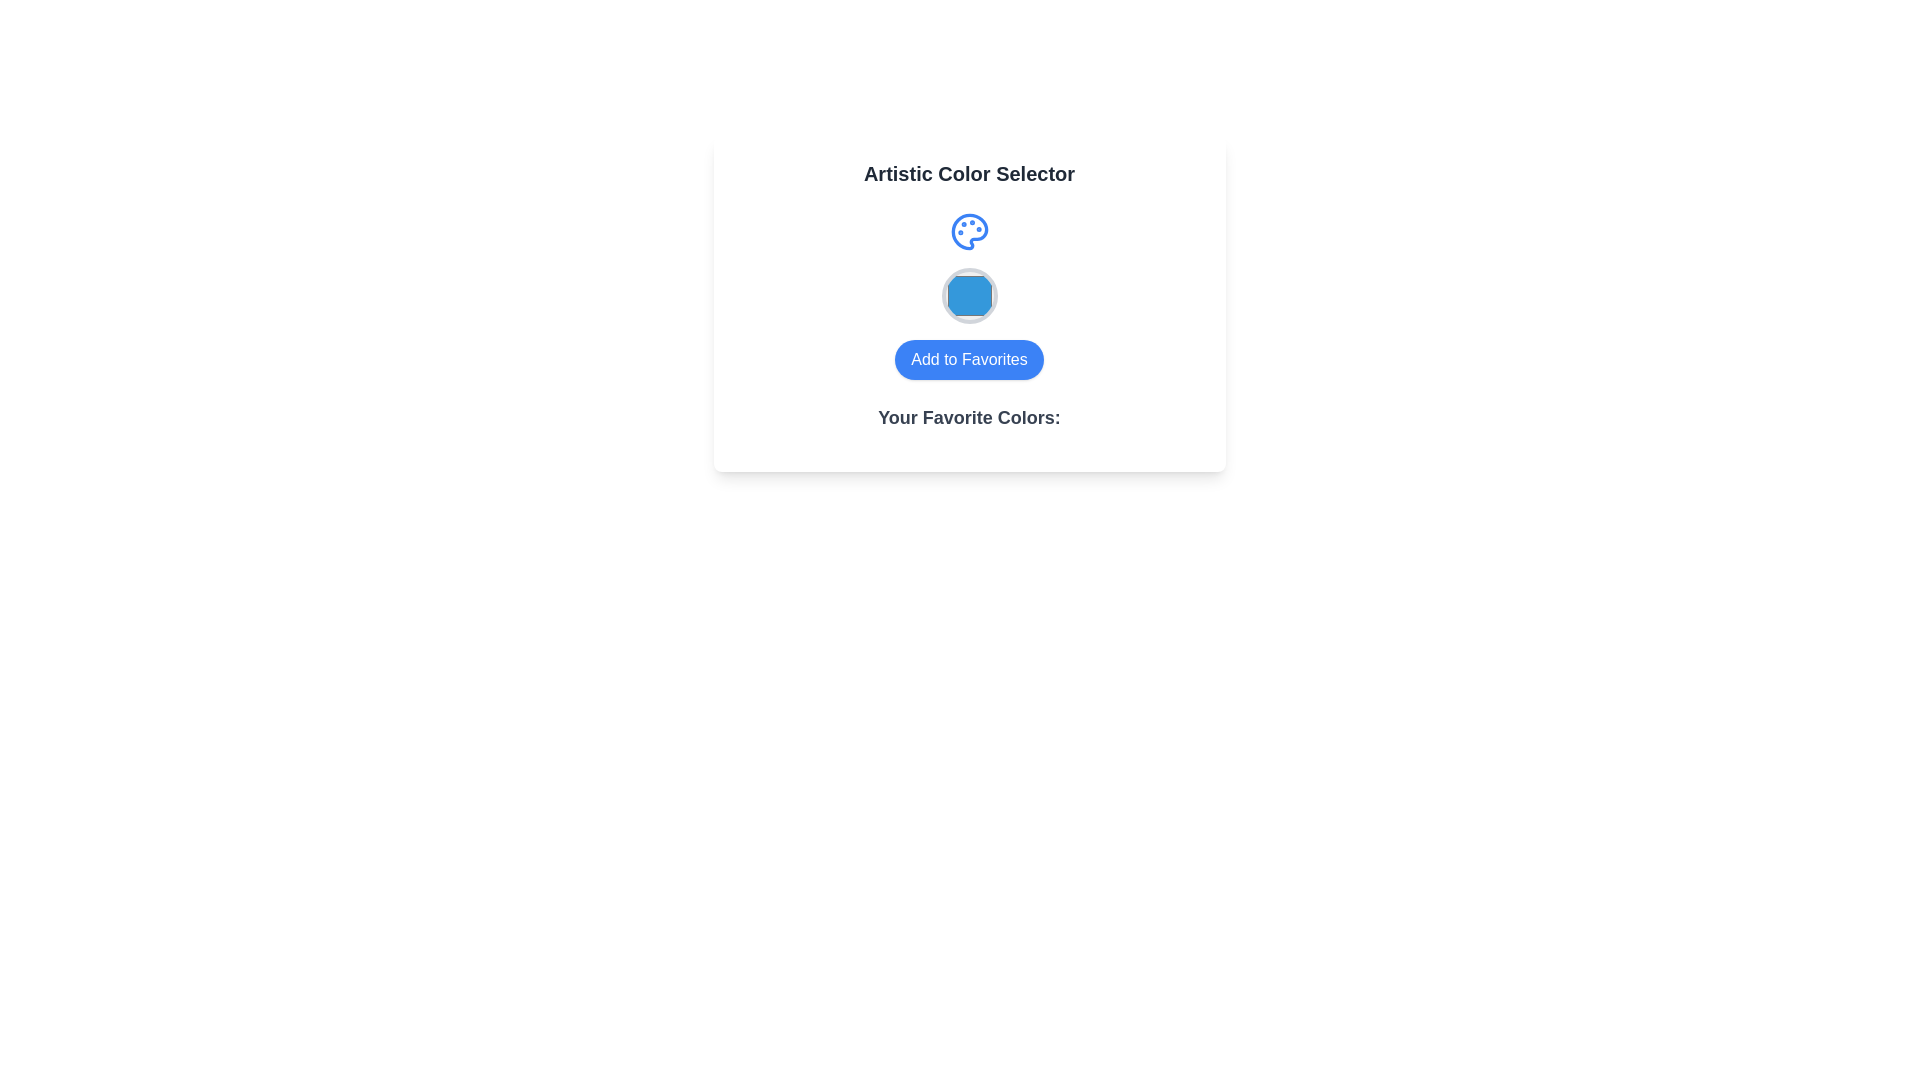  Describe the element at coordinates (969, 296) in the screenshot. I see `the second interactive element in the vertically arranged group, the Color selection button` at that location.